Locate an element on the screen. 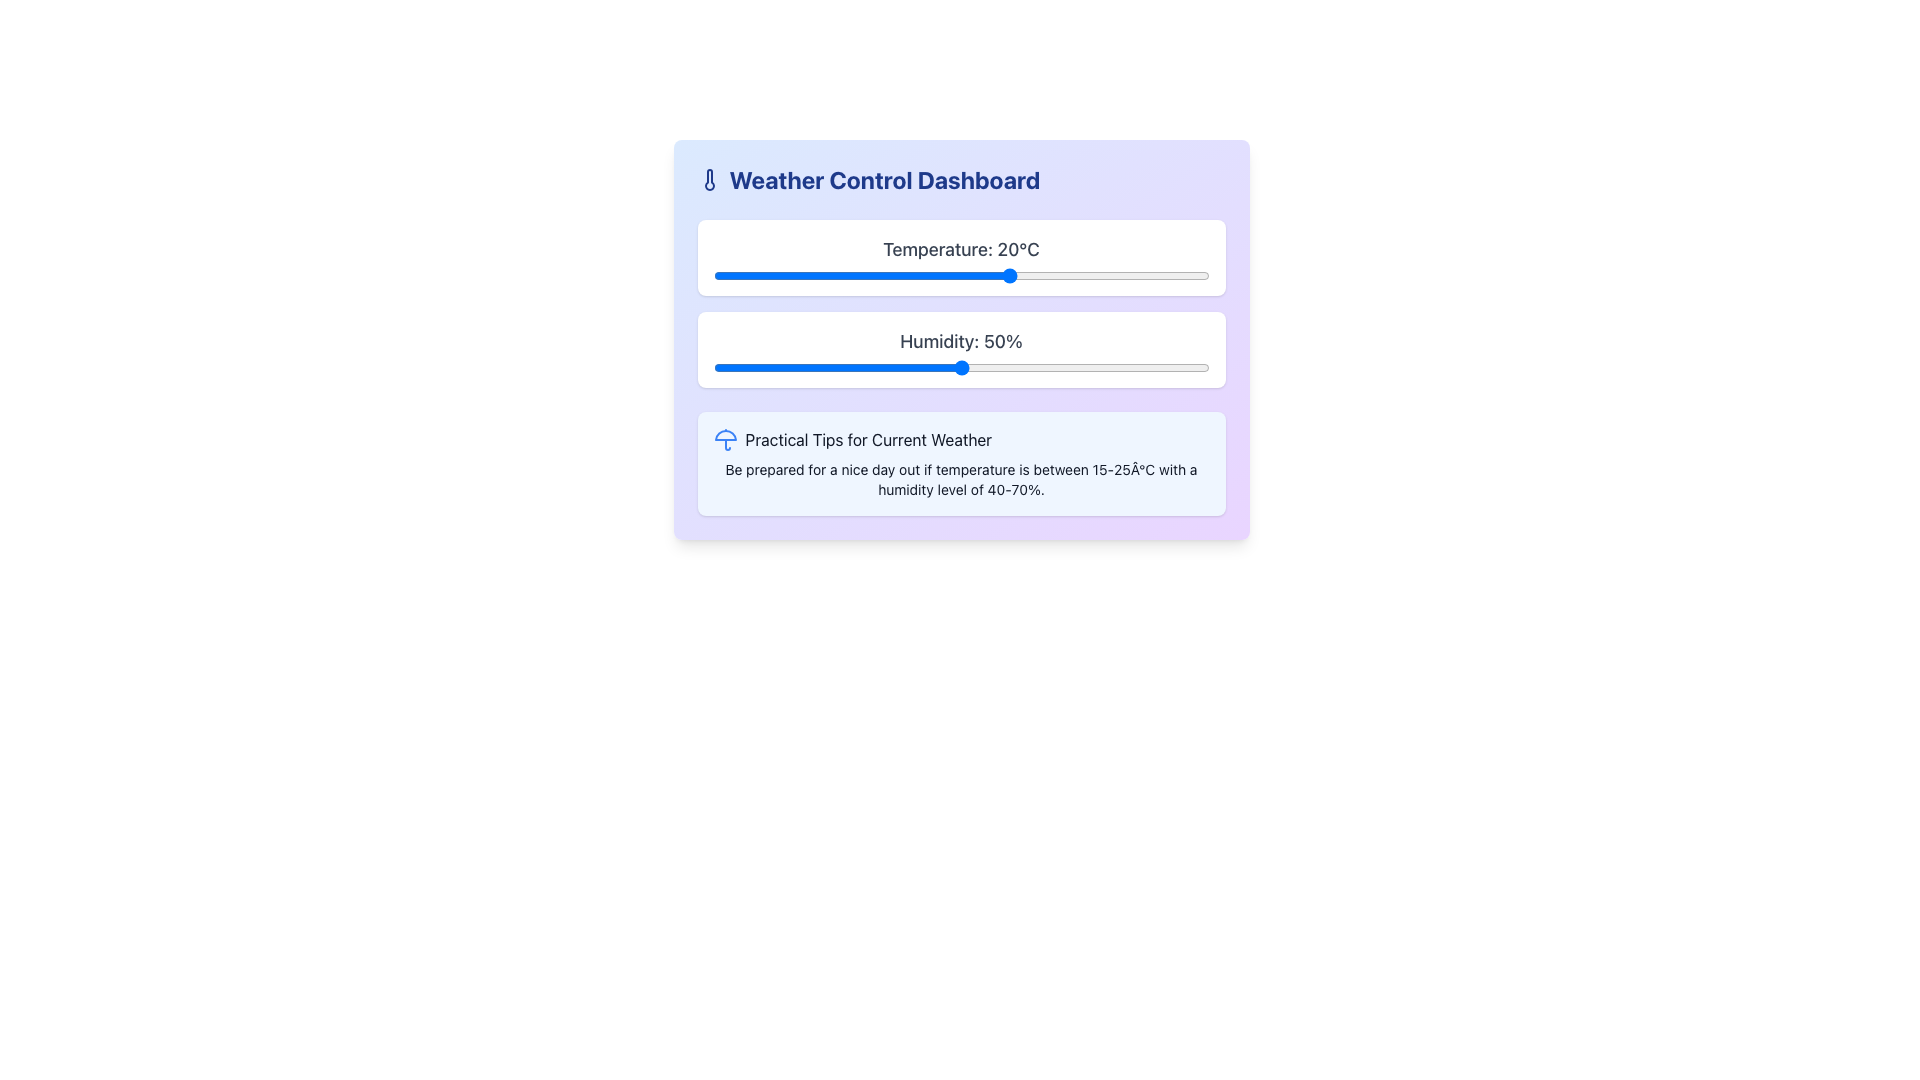  the slider thumb located below the 'Temperature: 20°C' text in the Weather Control Dashboard is located at coordinates (961, 276).